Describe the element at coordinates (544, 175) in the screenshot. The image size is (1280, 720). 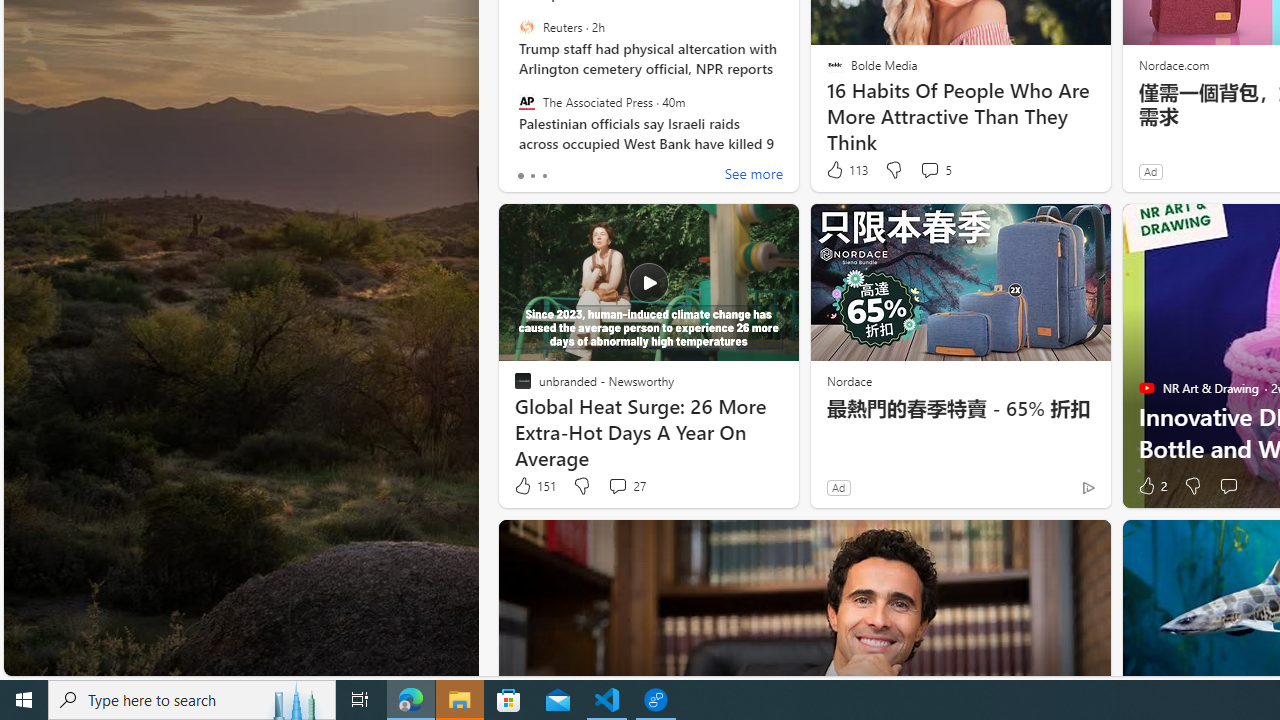
I see `'tab-2'` at that location.